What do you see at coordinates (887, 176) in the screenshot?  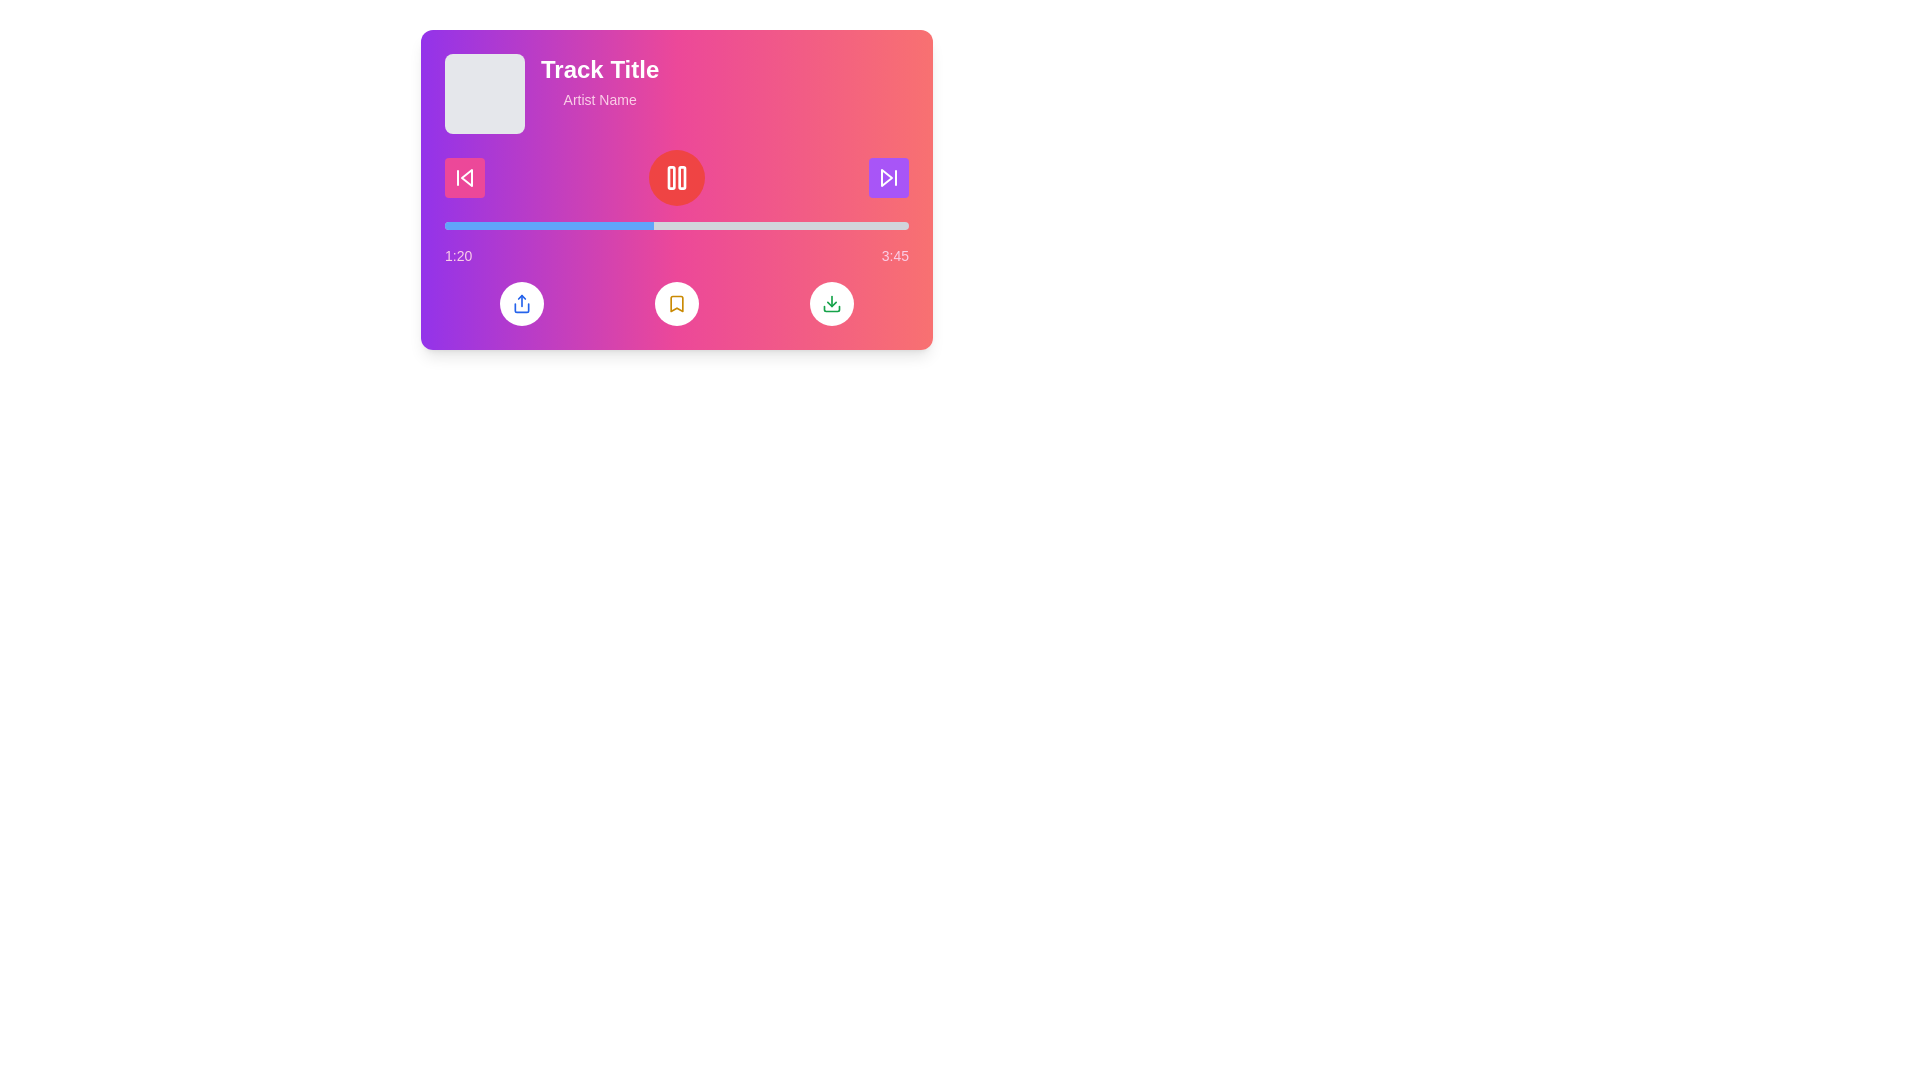 I see `the 'Skip Forward' button located on the right side of the horizontal row of controls` at bounding box center [887, 176].